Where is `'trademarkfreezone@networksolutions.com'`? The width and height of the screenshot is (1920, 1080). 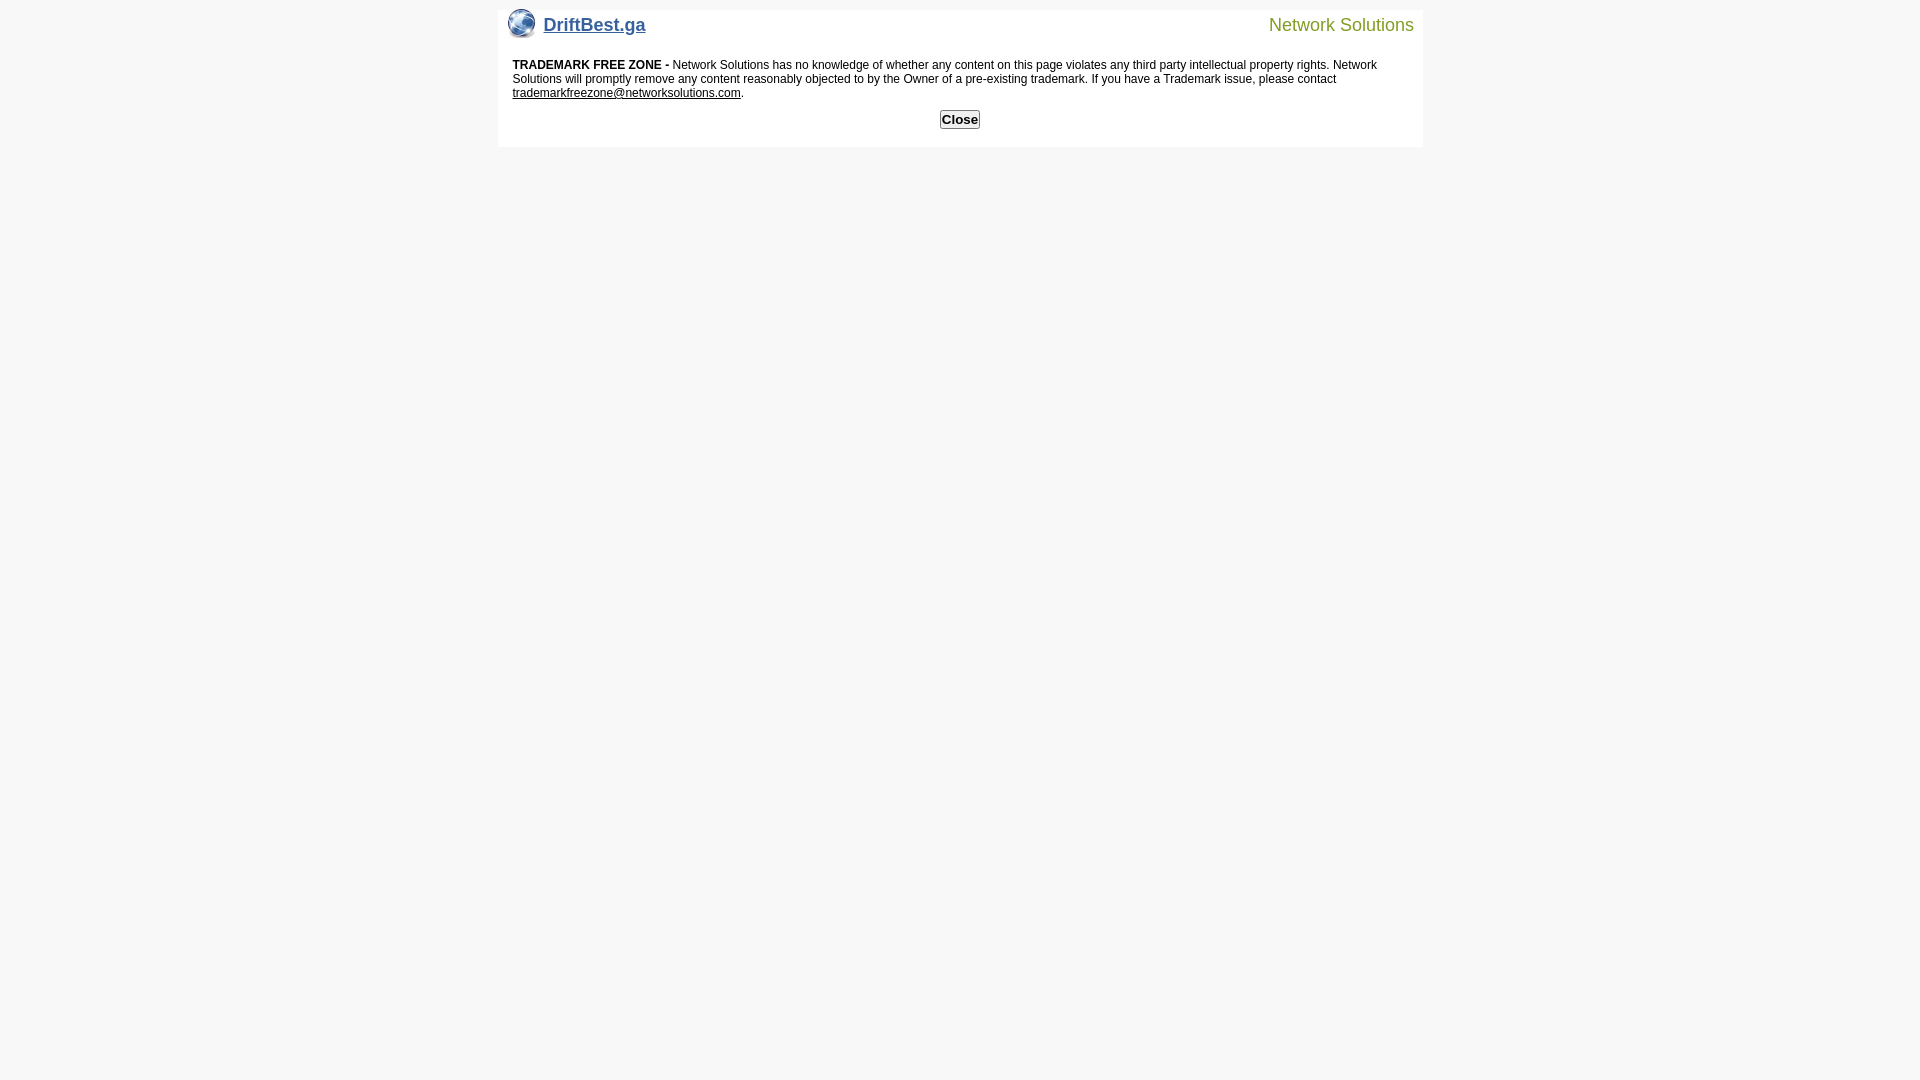 'trademarkfreezone@networksolutions.com' is located at coordinates (624, 92).